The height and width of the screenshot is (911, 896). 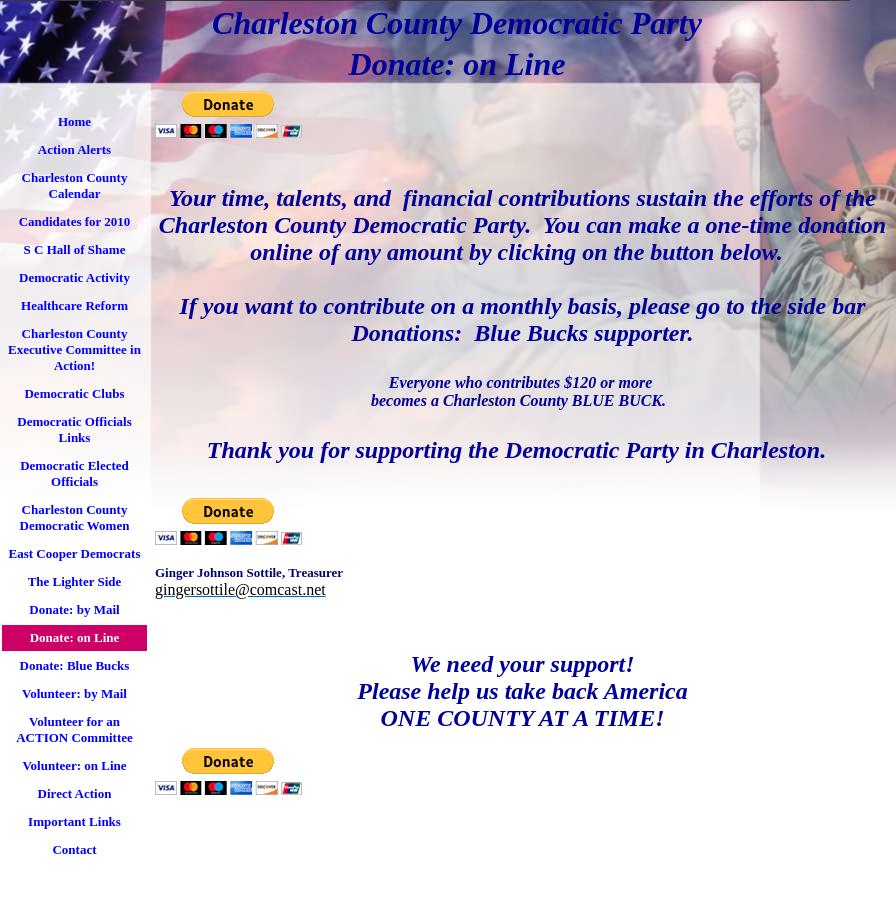 What do you see at coordinates (74, 552) in the screenshot?
I see `'East Cooper Democrats'` at bounding box center [74, 552].